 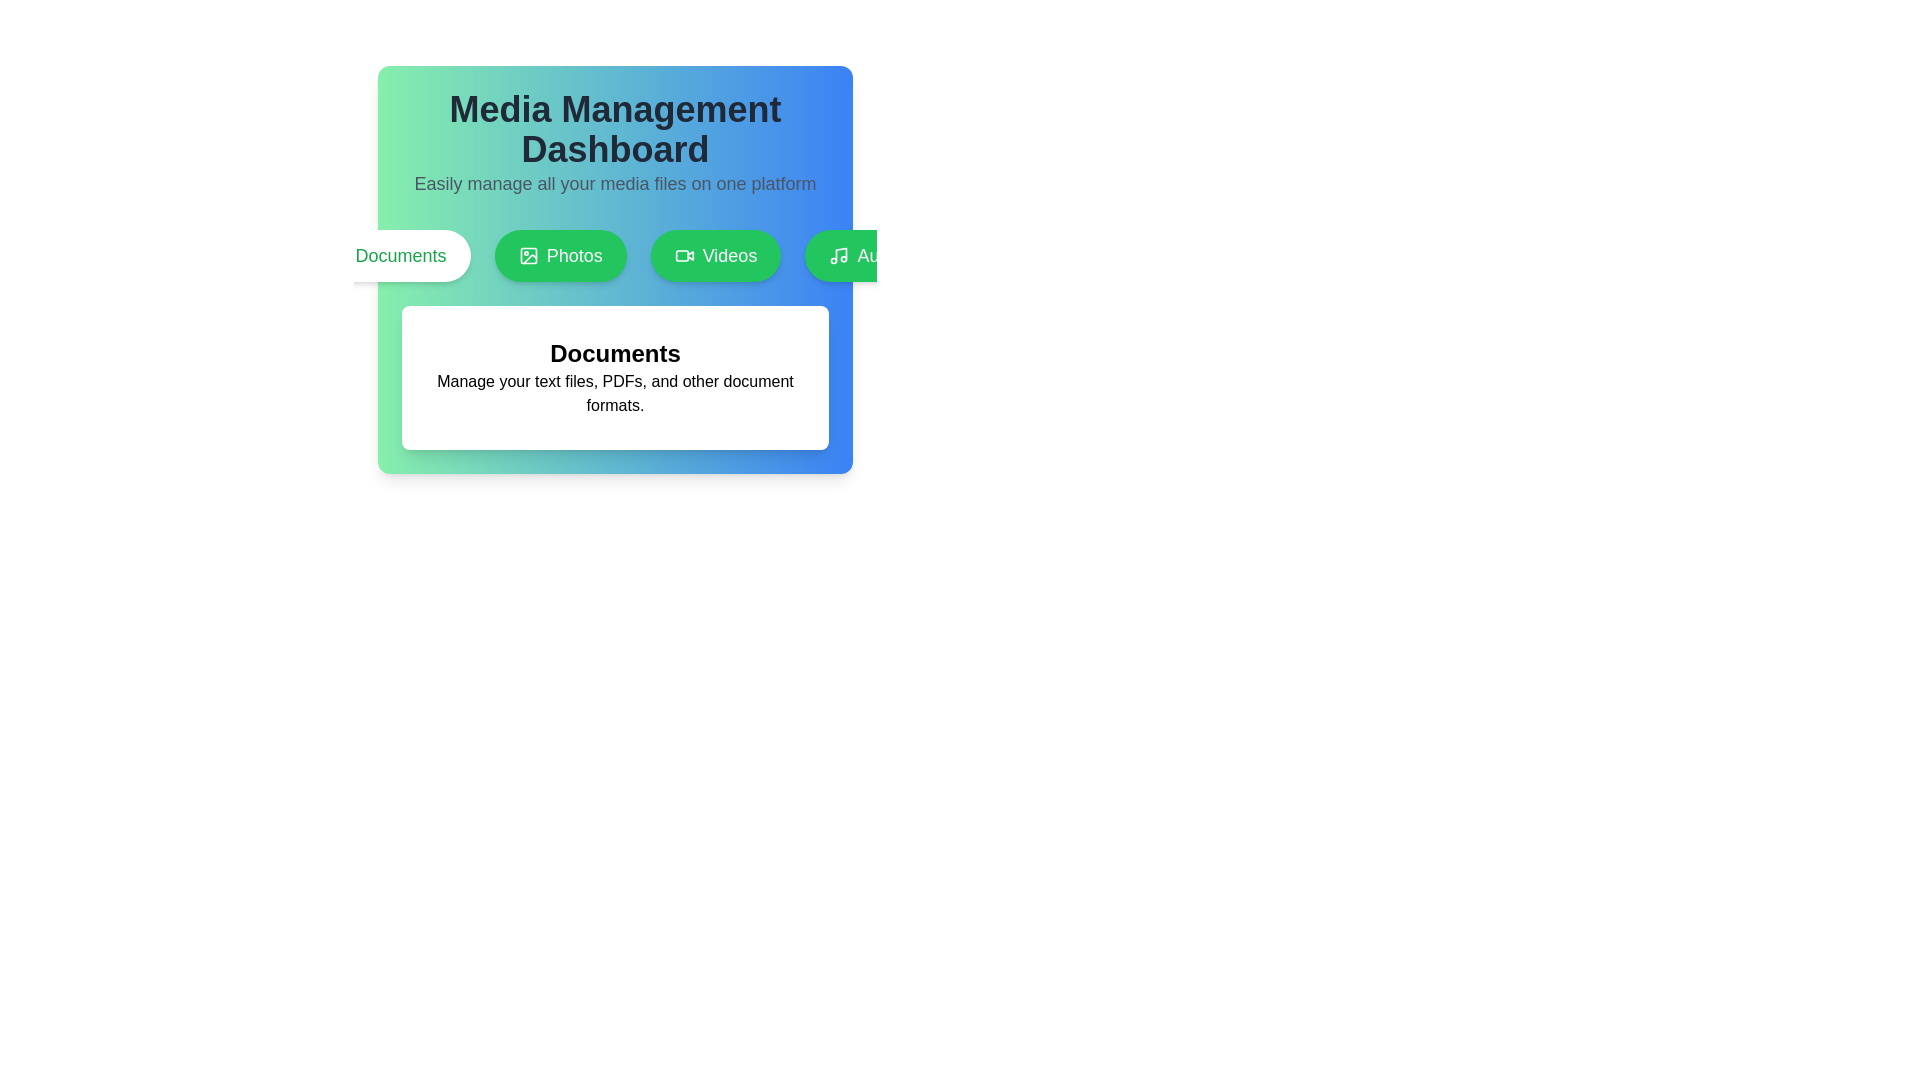 I want to click on the Text Label element that contains the description 'Manage your text files, PDFs, and other document formats.' located below the title 'Documents' within a white card, so click(x=614, y=393).